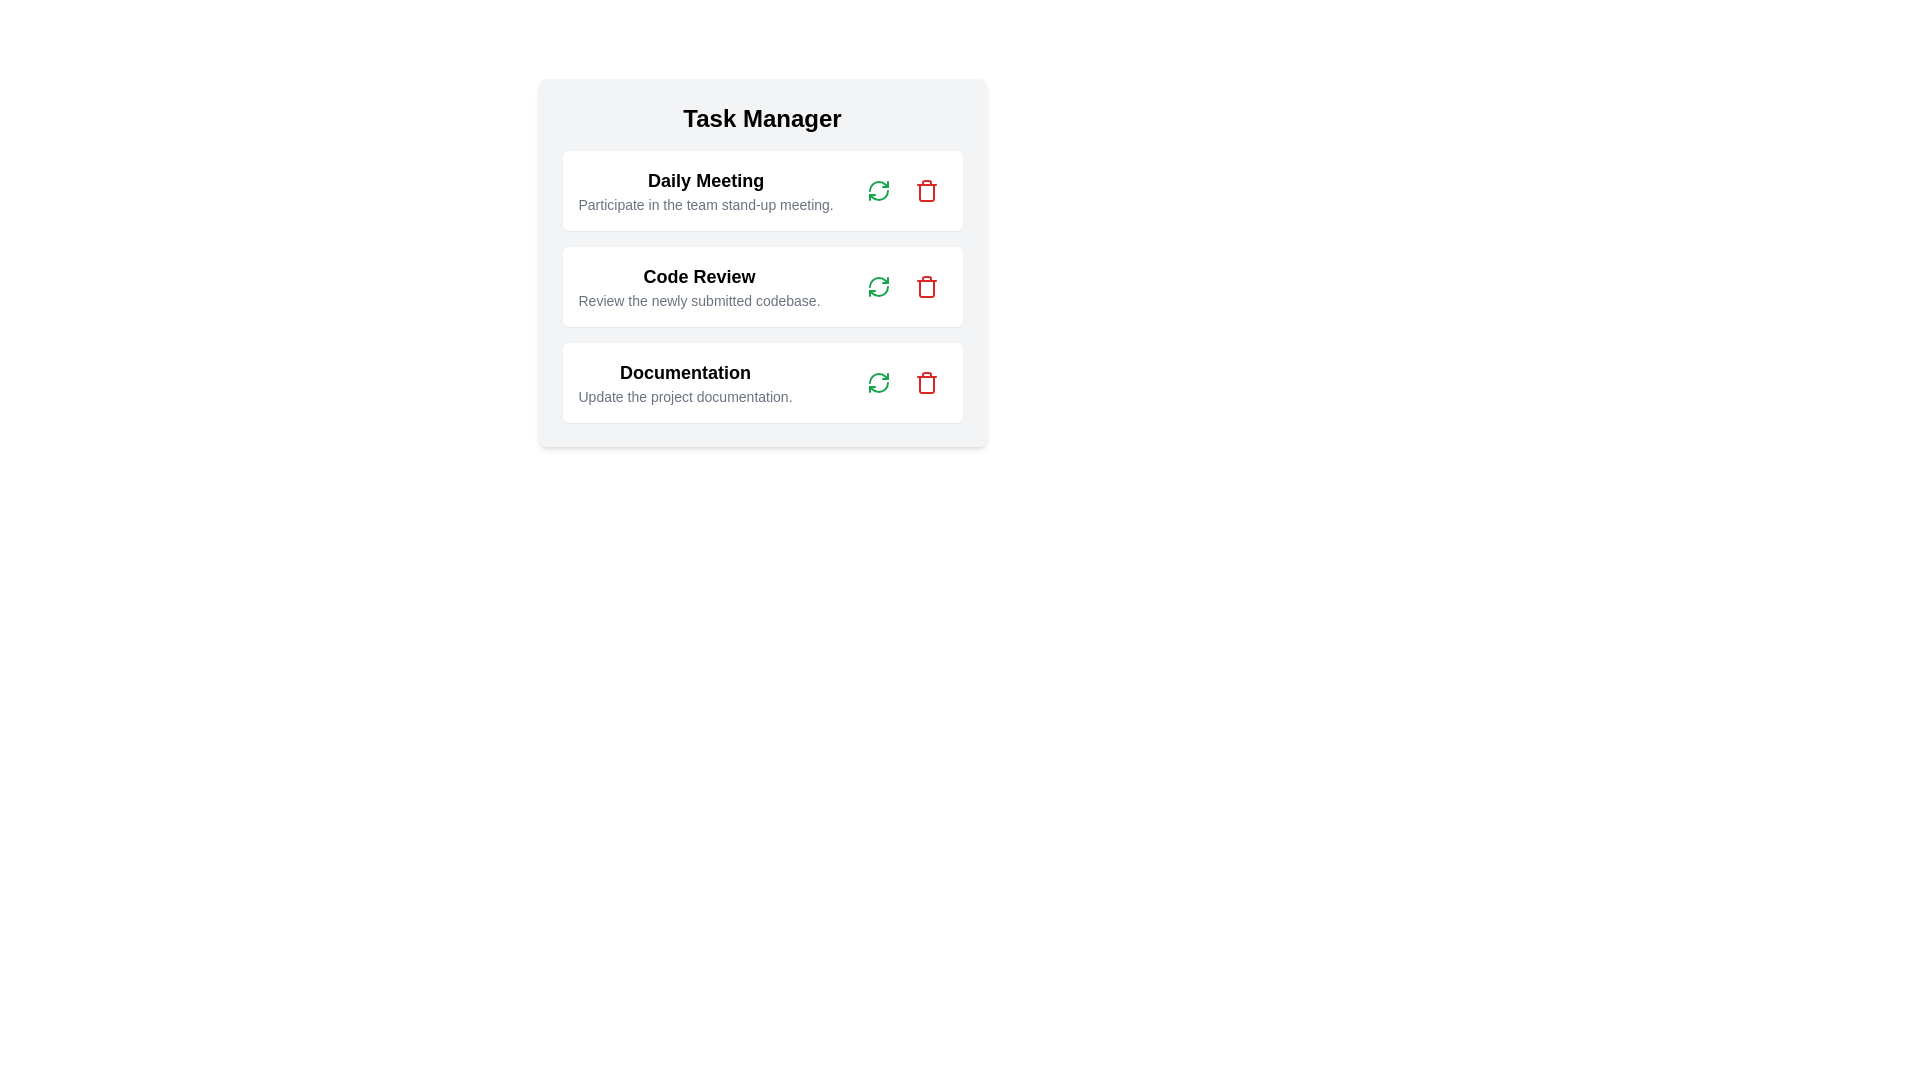 The image size is (1920, 1080). Describe the element at coordinates (925, 289) in the screenshot. I see `the middle section of the trash bin icon in the task list application, which is part of an SVG icon and located to the right of the 'Code Review' task item` at that location.